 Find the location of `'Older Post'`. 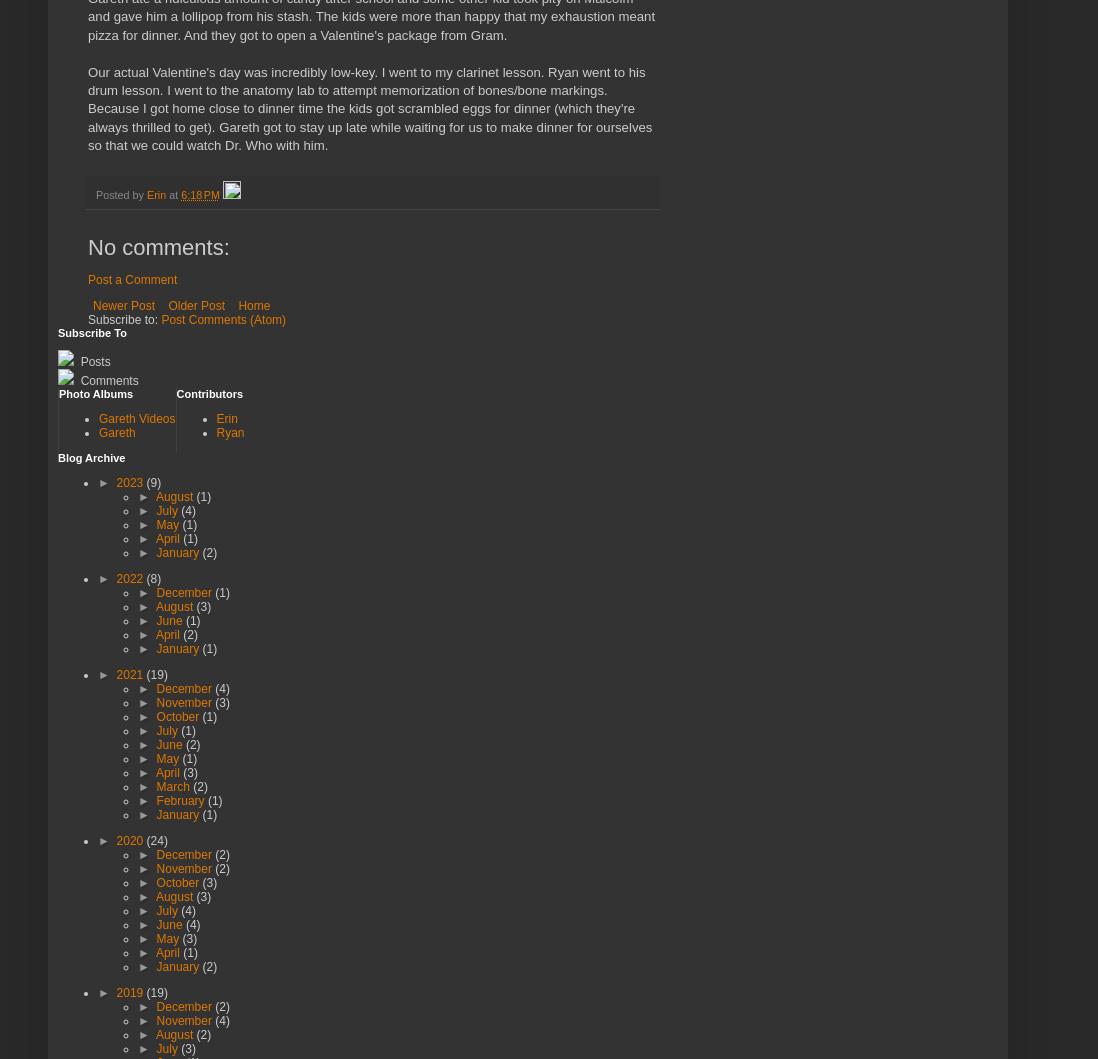

'Older Post' is located at coordinates (195, 306).